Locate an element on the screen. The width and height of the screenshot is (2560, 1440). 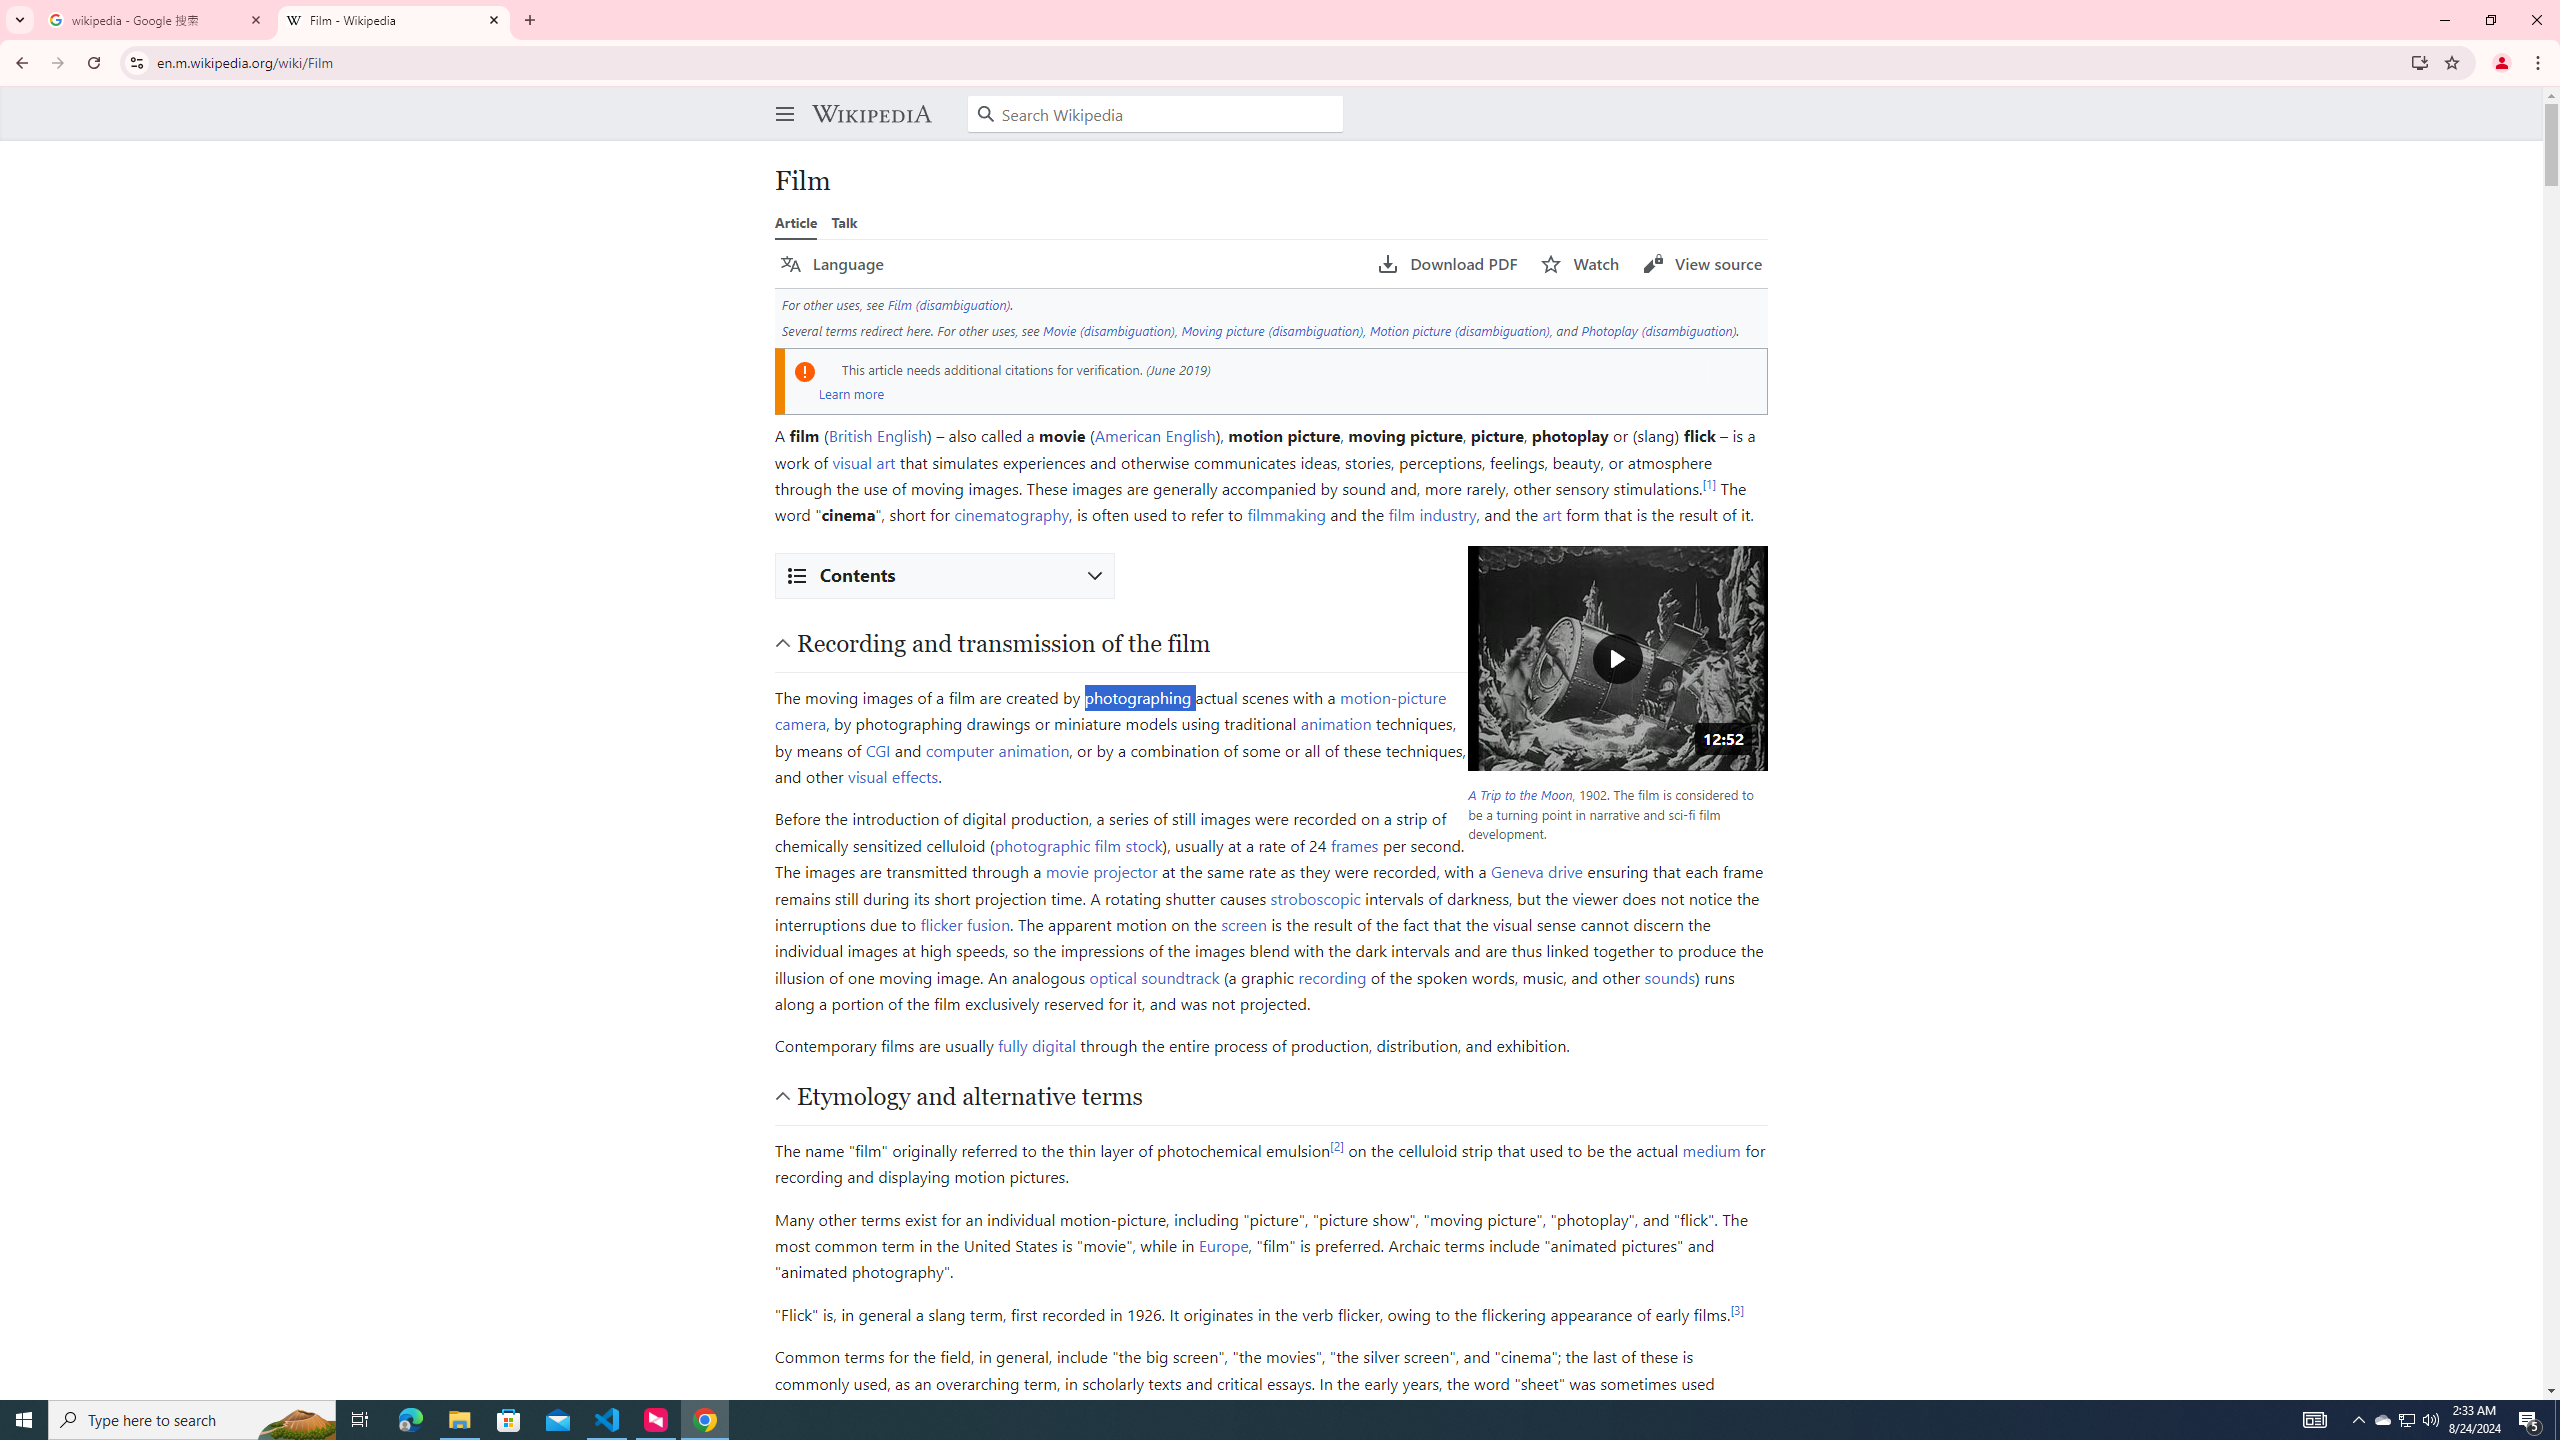
'frames' is located at coordinates (1354, 843).